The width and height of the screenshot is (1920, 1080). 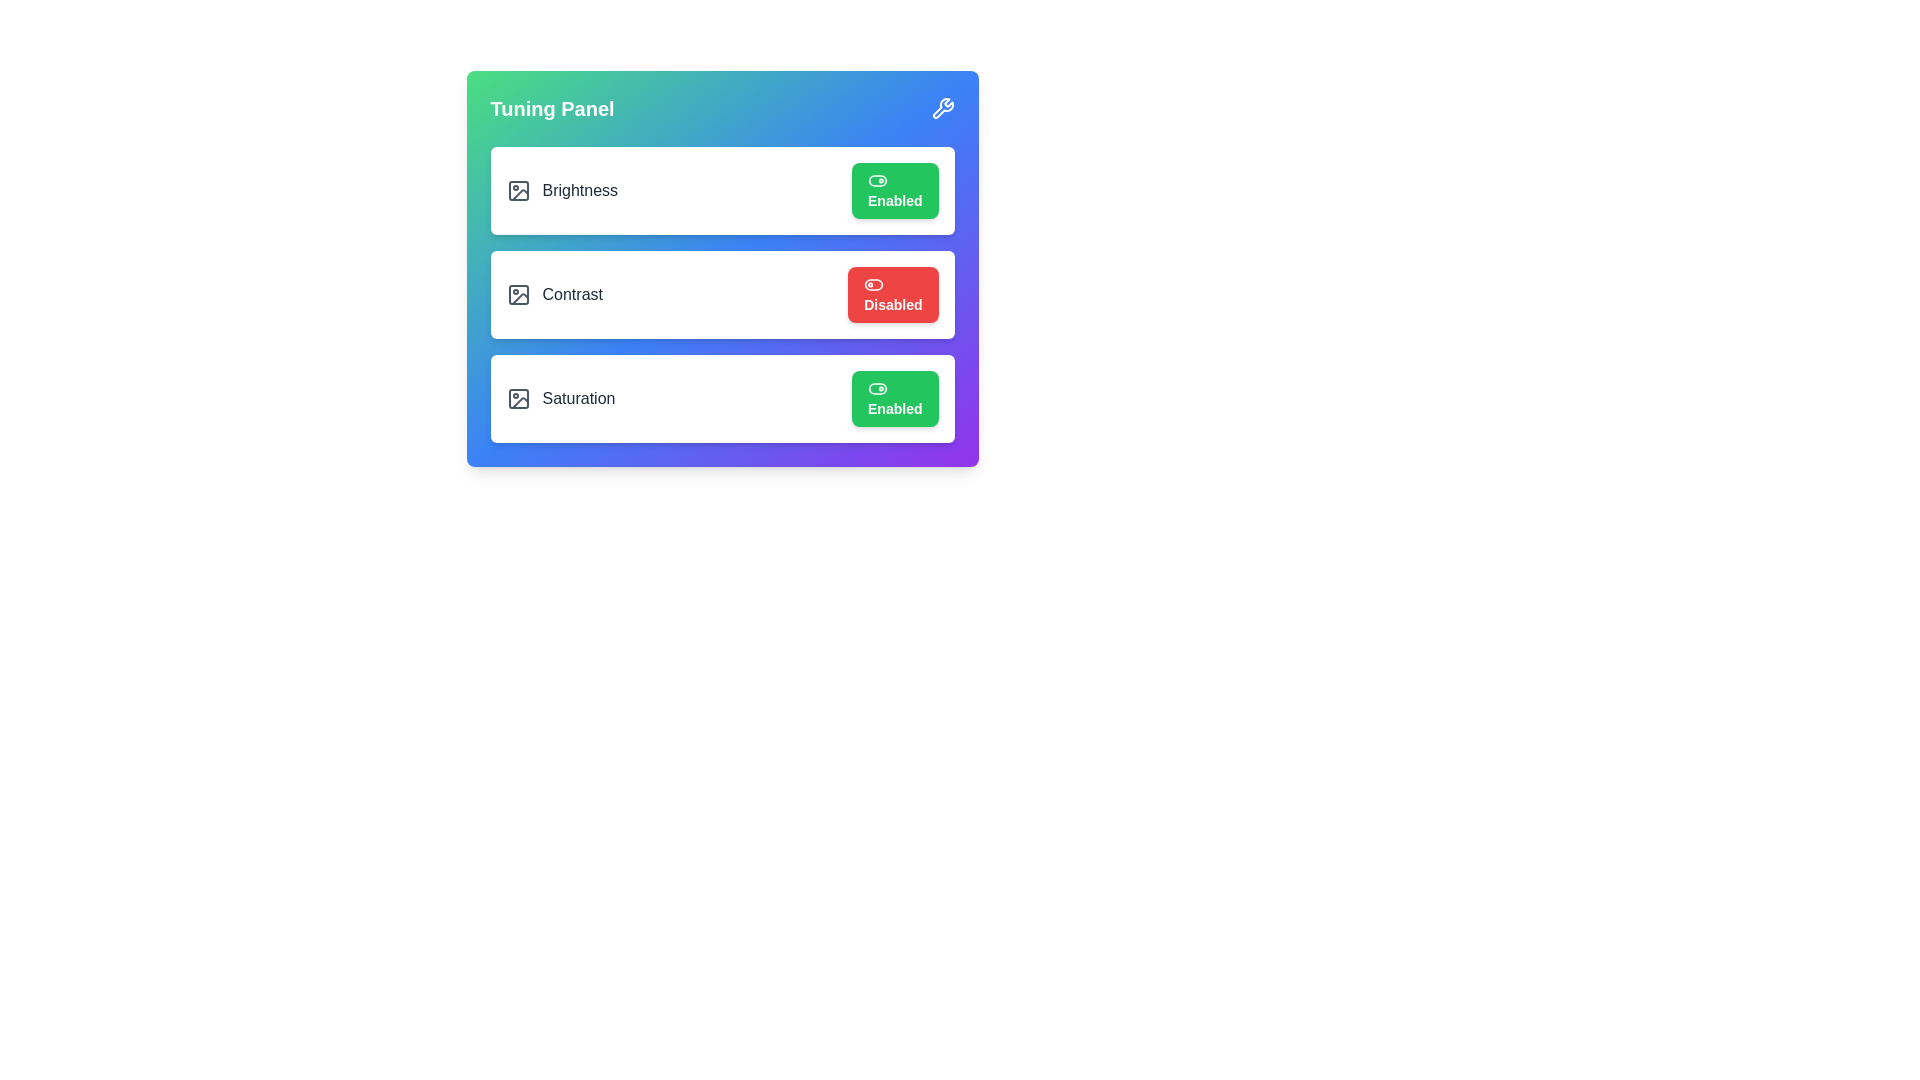 What do you see at coordinates (518, 398) in the screenshot?
I see `the image icon for Saturation to interact with it` at bounding box center [518, 398].